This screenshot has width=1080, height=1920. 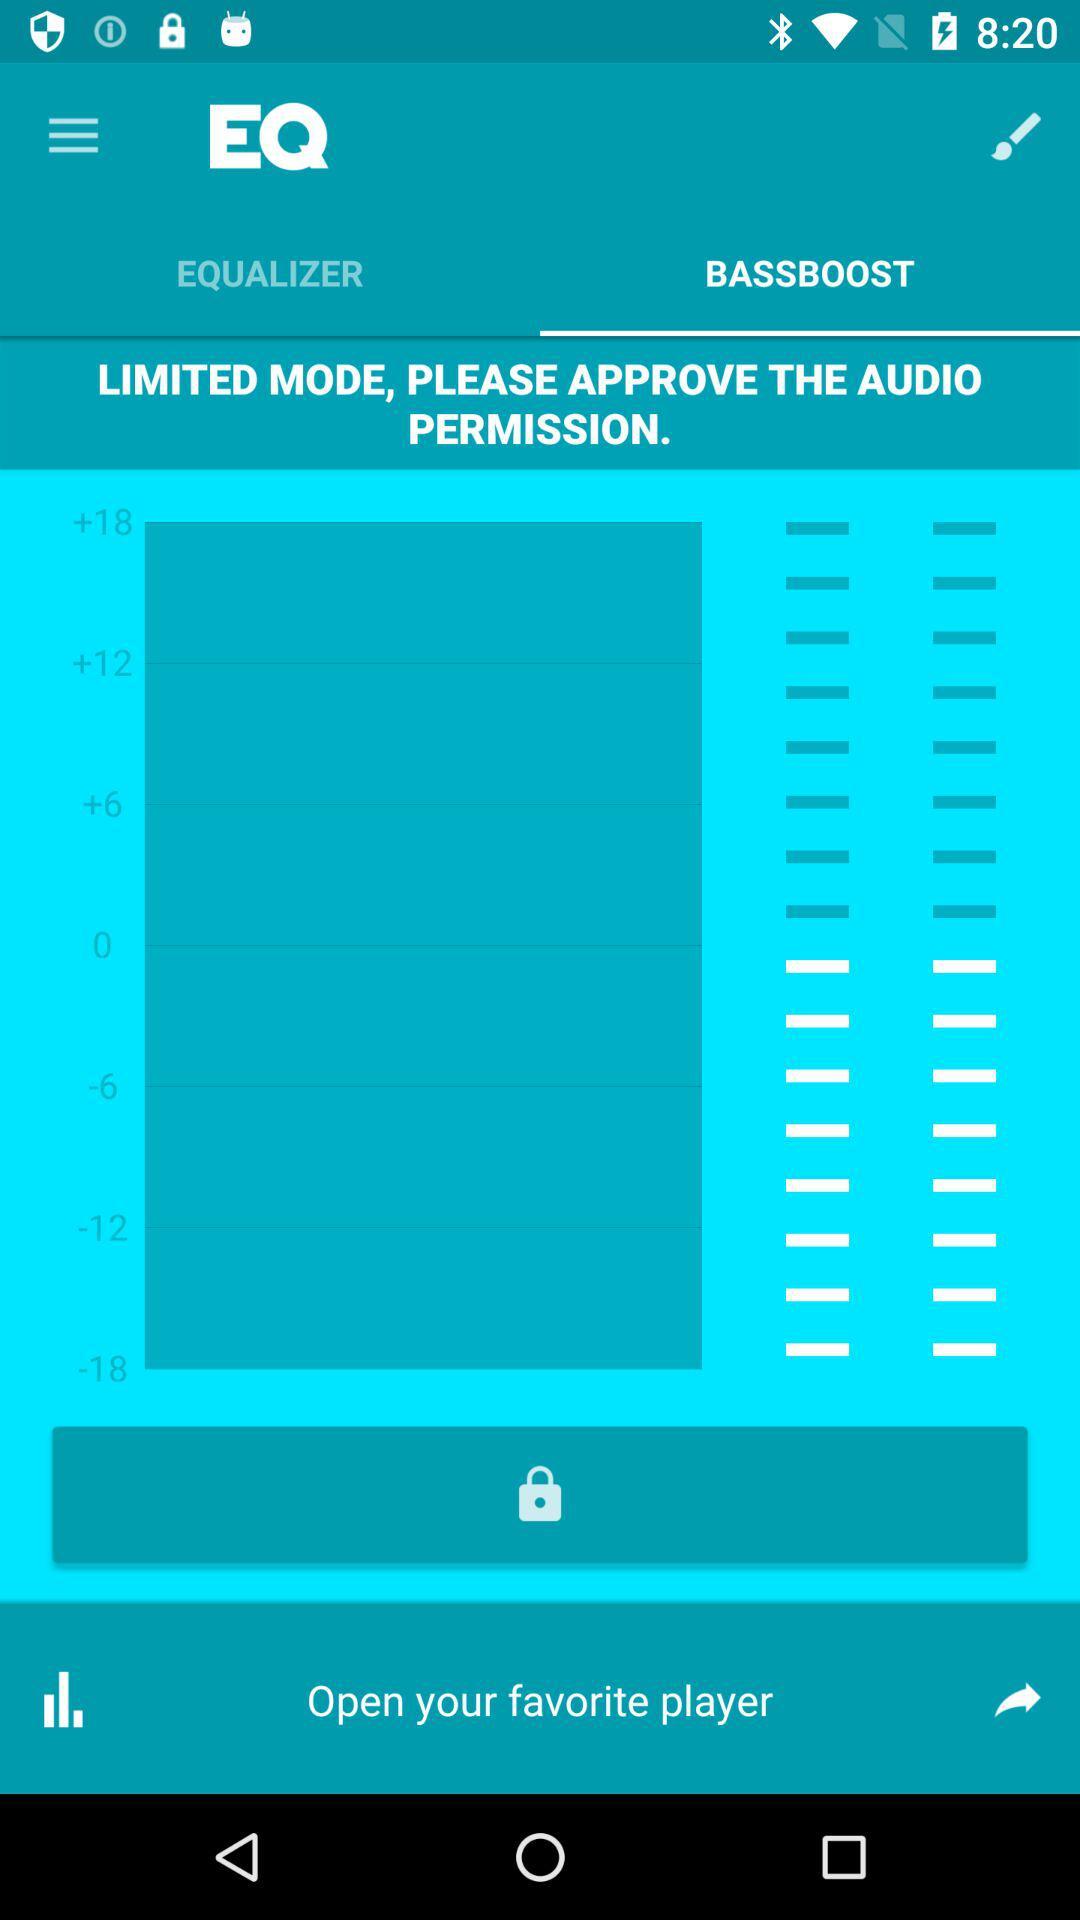 What do you see at coordinates (1017, 135) in the screenshot?
I see `app next to the equalizer item` at bounding box center [1017, 135].